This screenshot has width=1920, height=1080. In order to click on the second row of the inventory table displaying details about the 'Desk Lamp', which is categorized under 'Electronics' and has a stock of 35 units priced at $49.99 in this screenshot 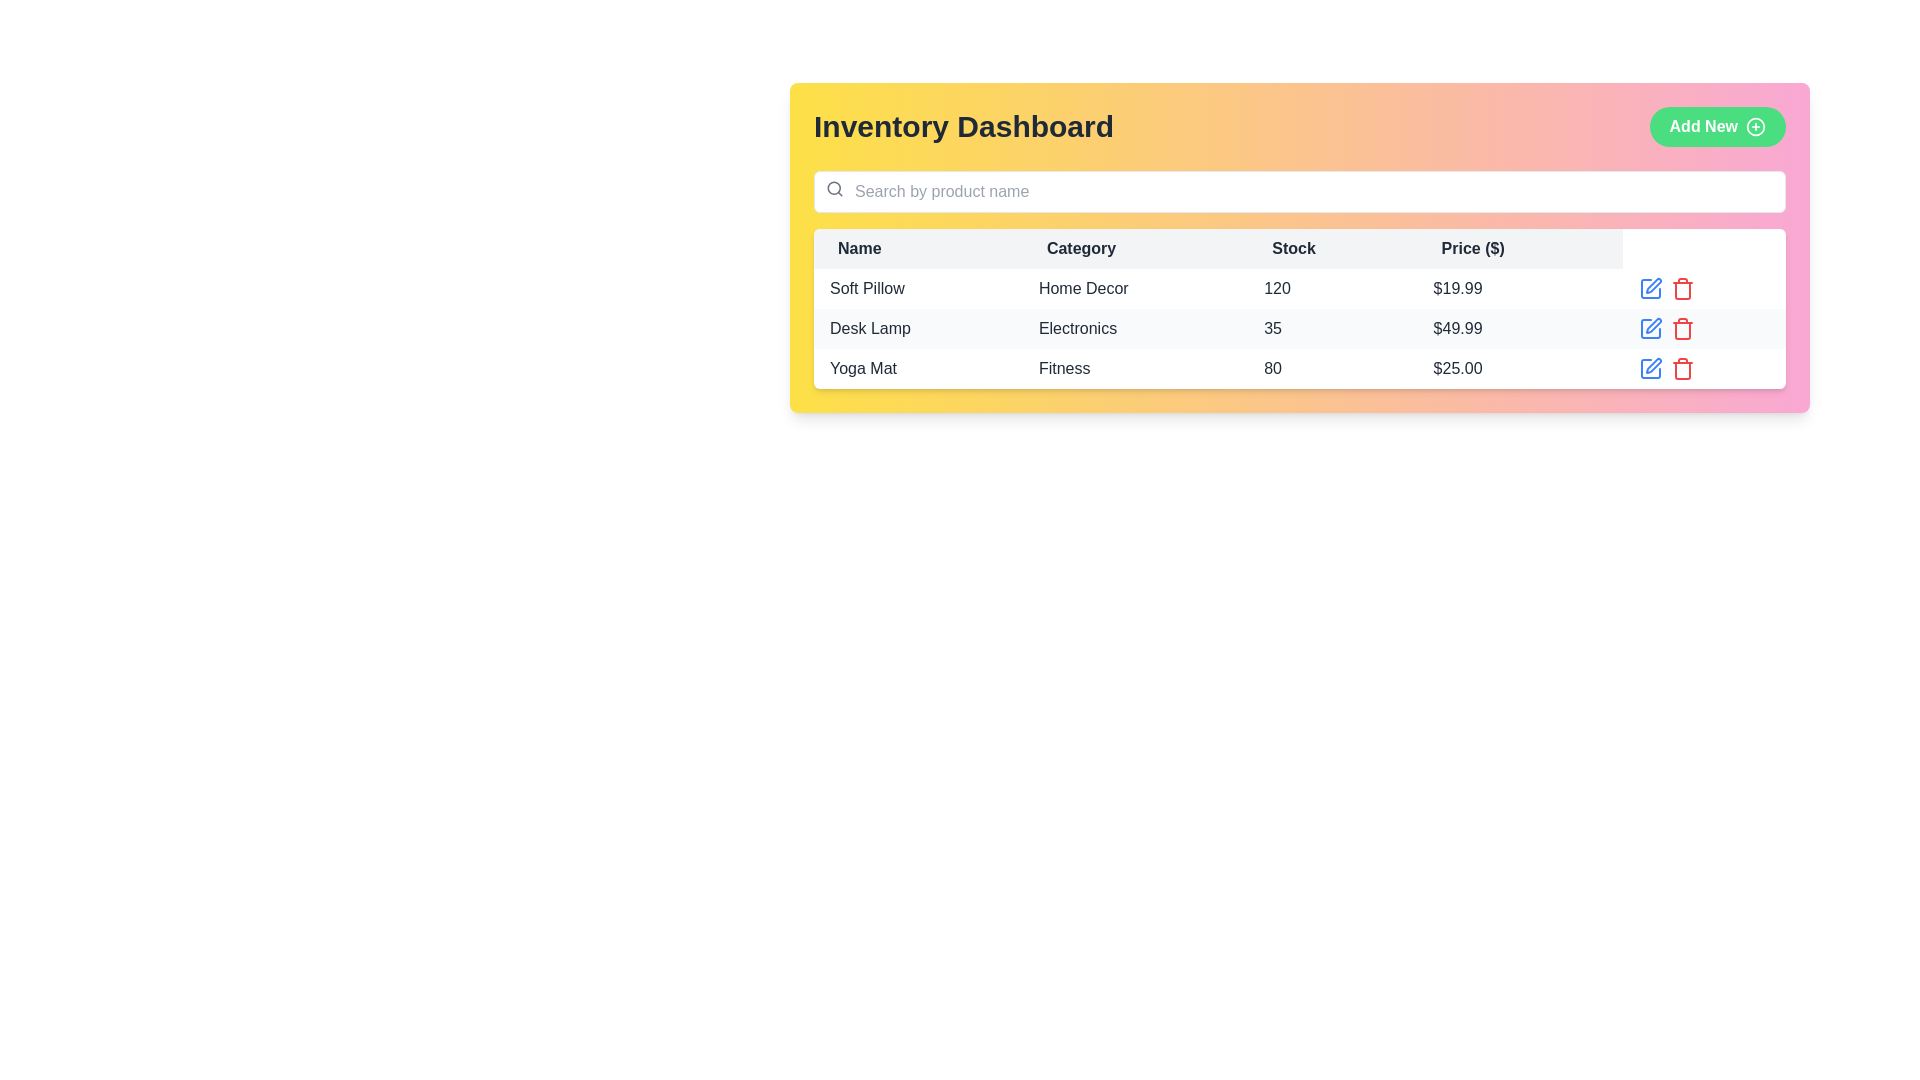, I will do `click(1300, 327)`.